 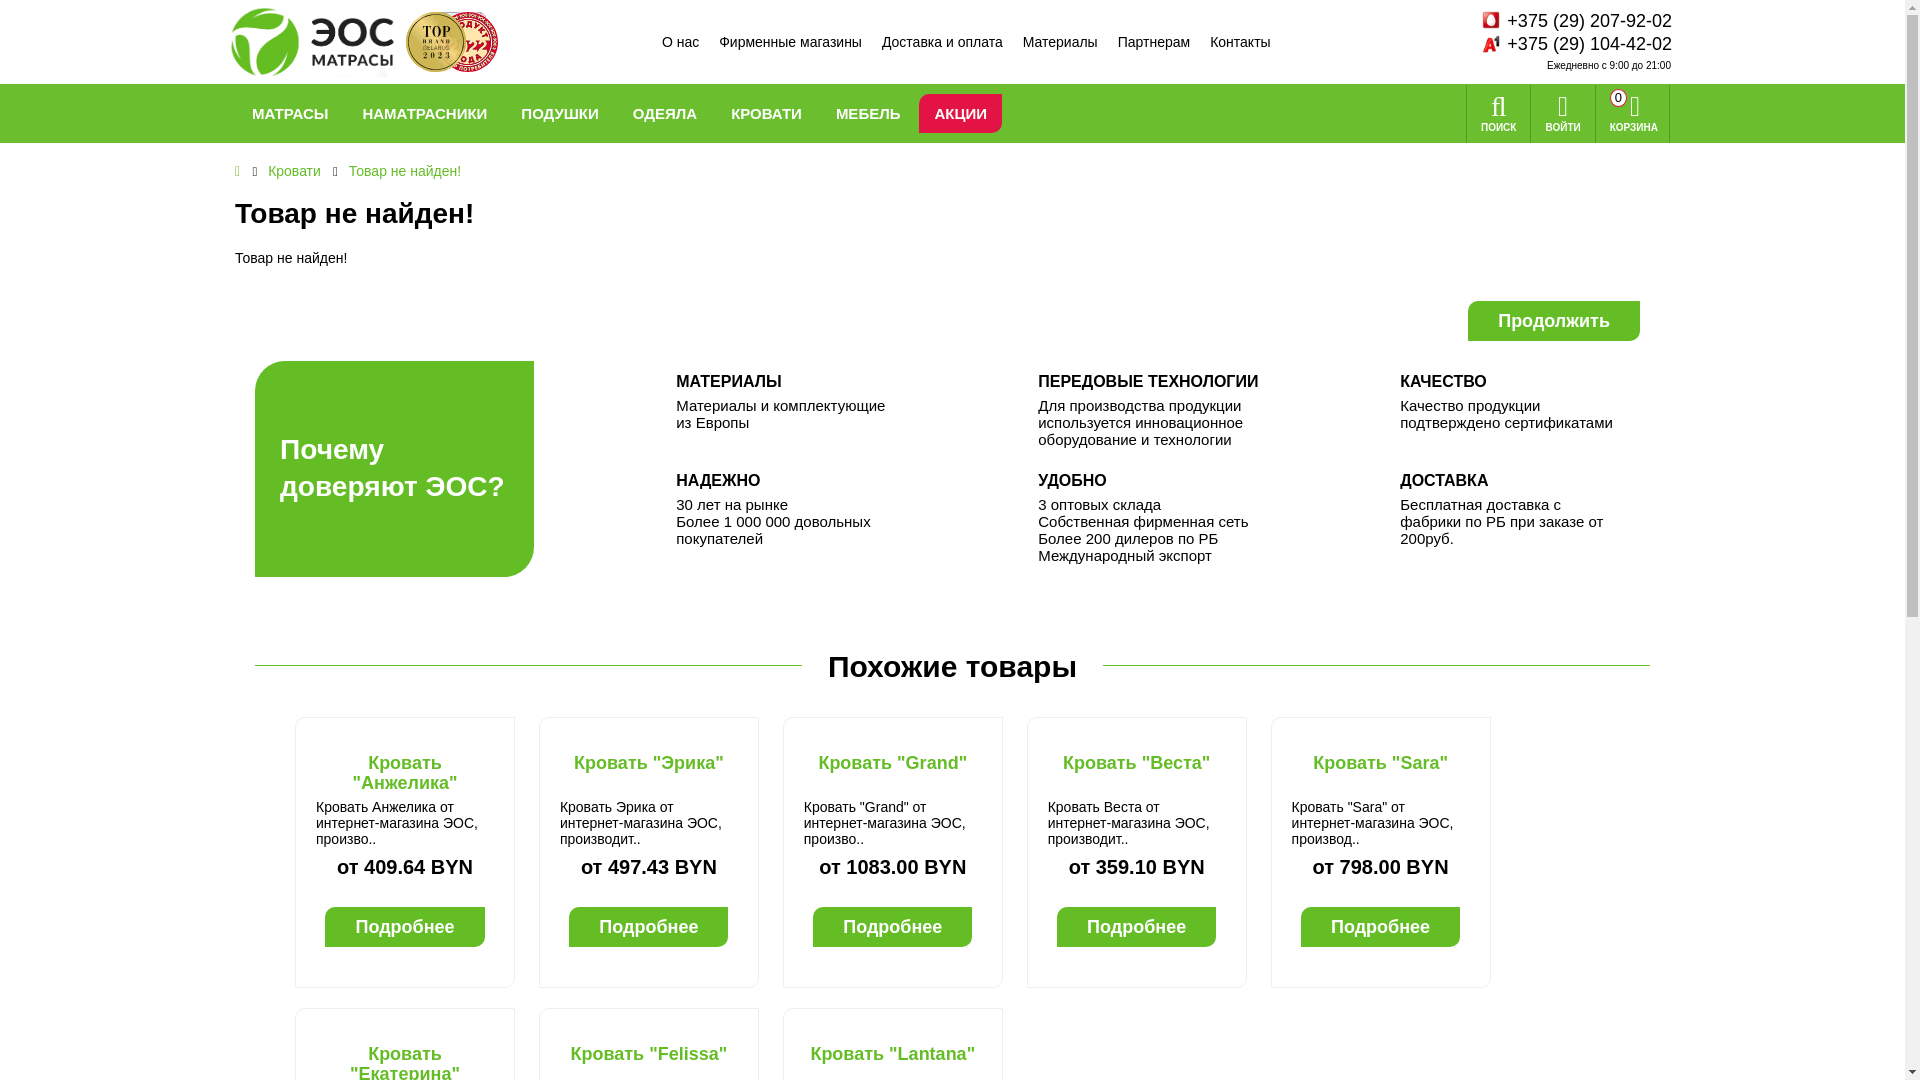 I want to click on '+375 (29) 207-92-02', so click(x=1503, y=21).